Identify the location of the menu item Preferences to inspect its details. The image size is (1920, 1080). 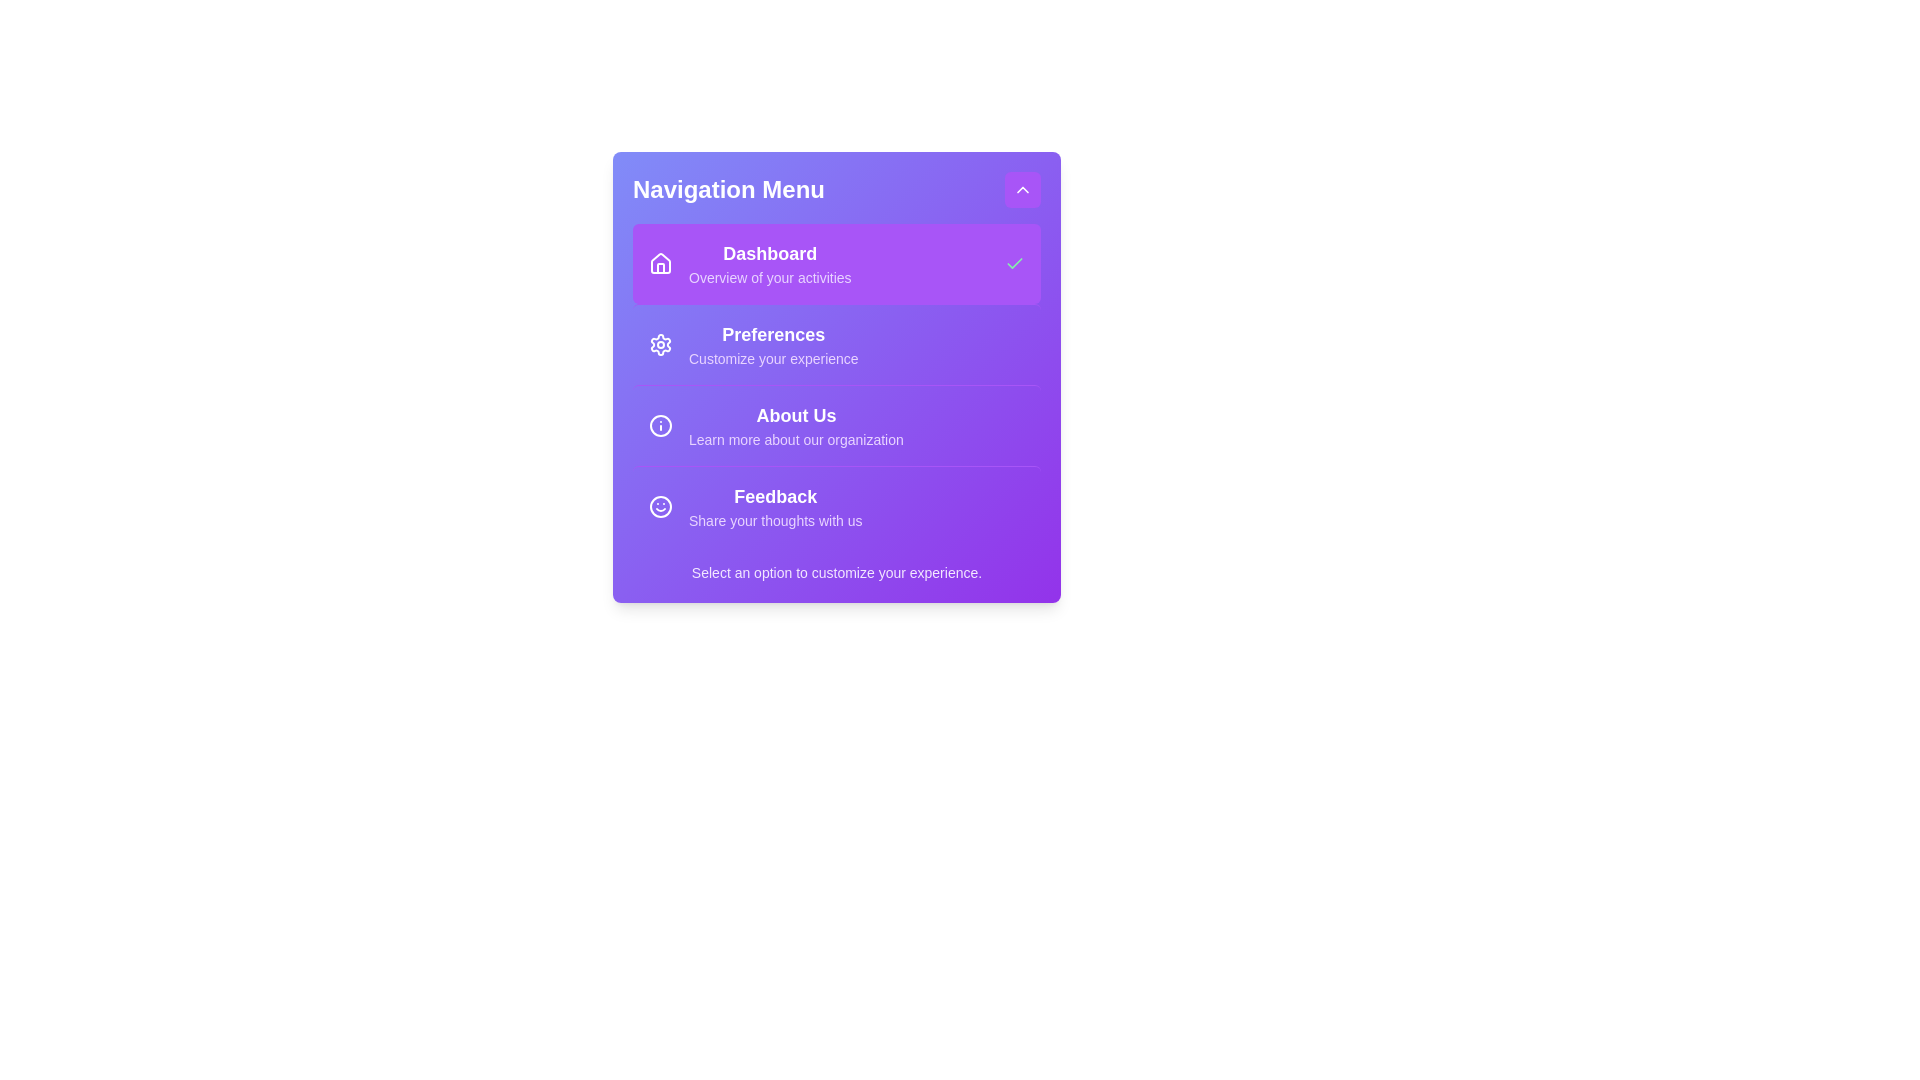
(836, 343).